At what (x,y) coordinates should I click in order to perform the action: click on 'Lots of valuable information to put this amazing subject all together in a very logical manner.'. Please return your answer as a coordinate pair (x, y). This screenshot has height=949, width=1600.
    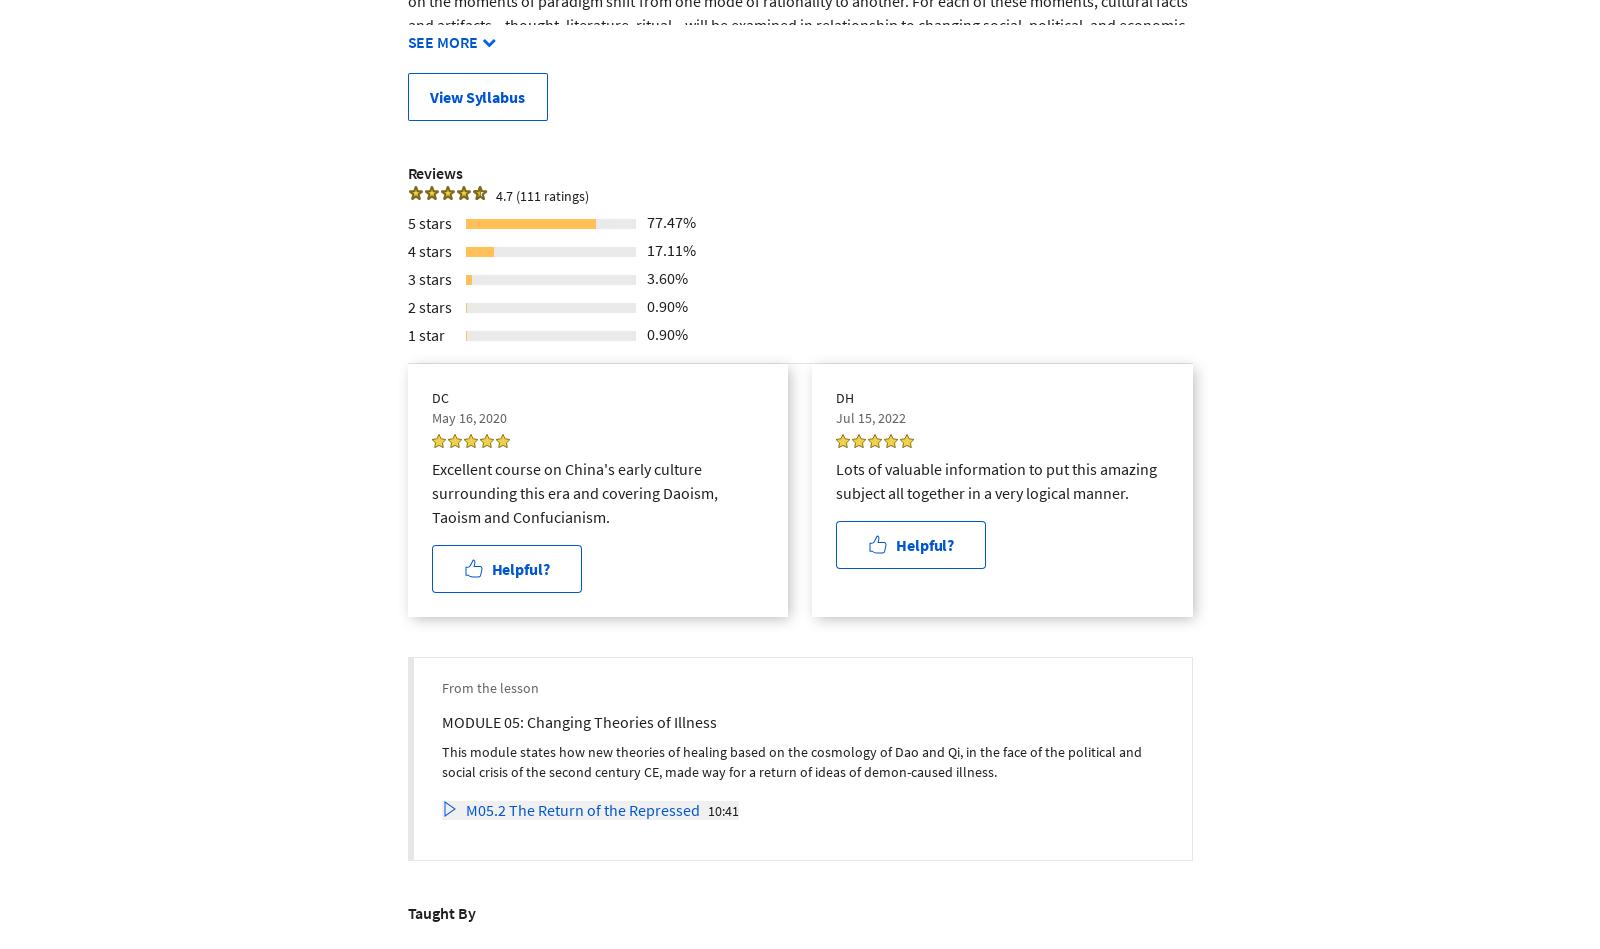
    Looking at the image, I should click on (995, 479).